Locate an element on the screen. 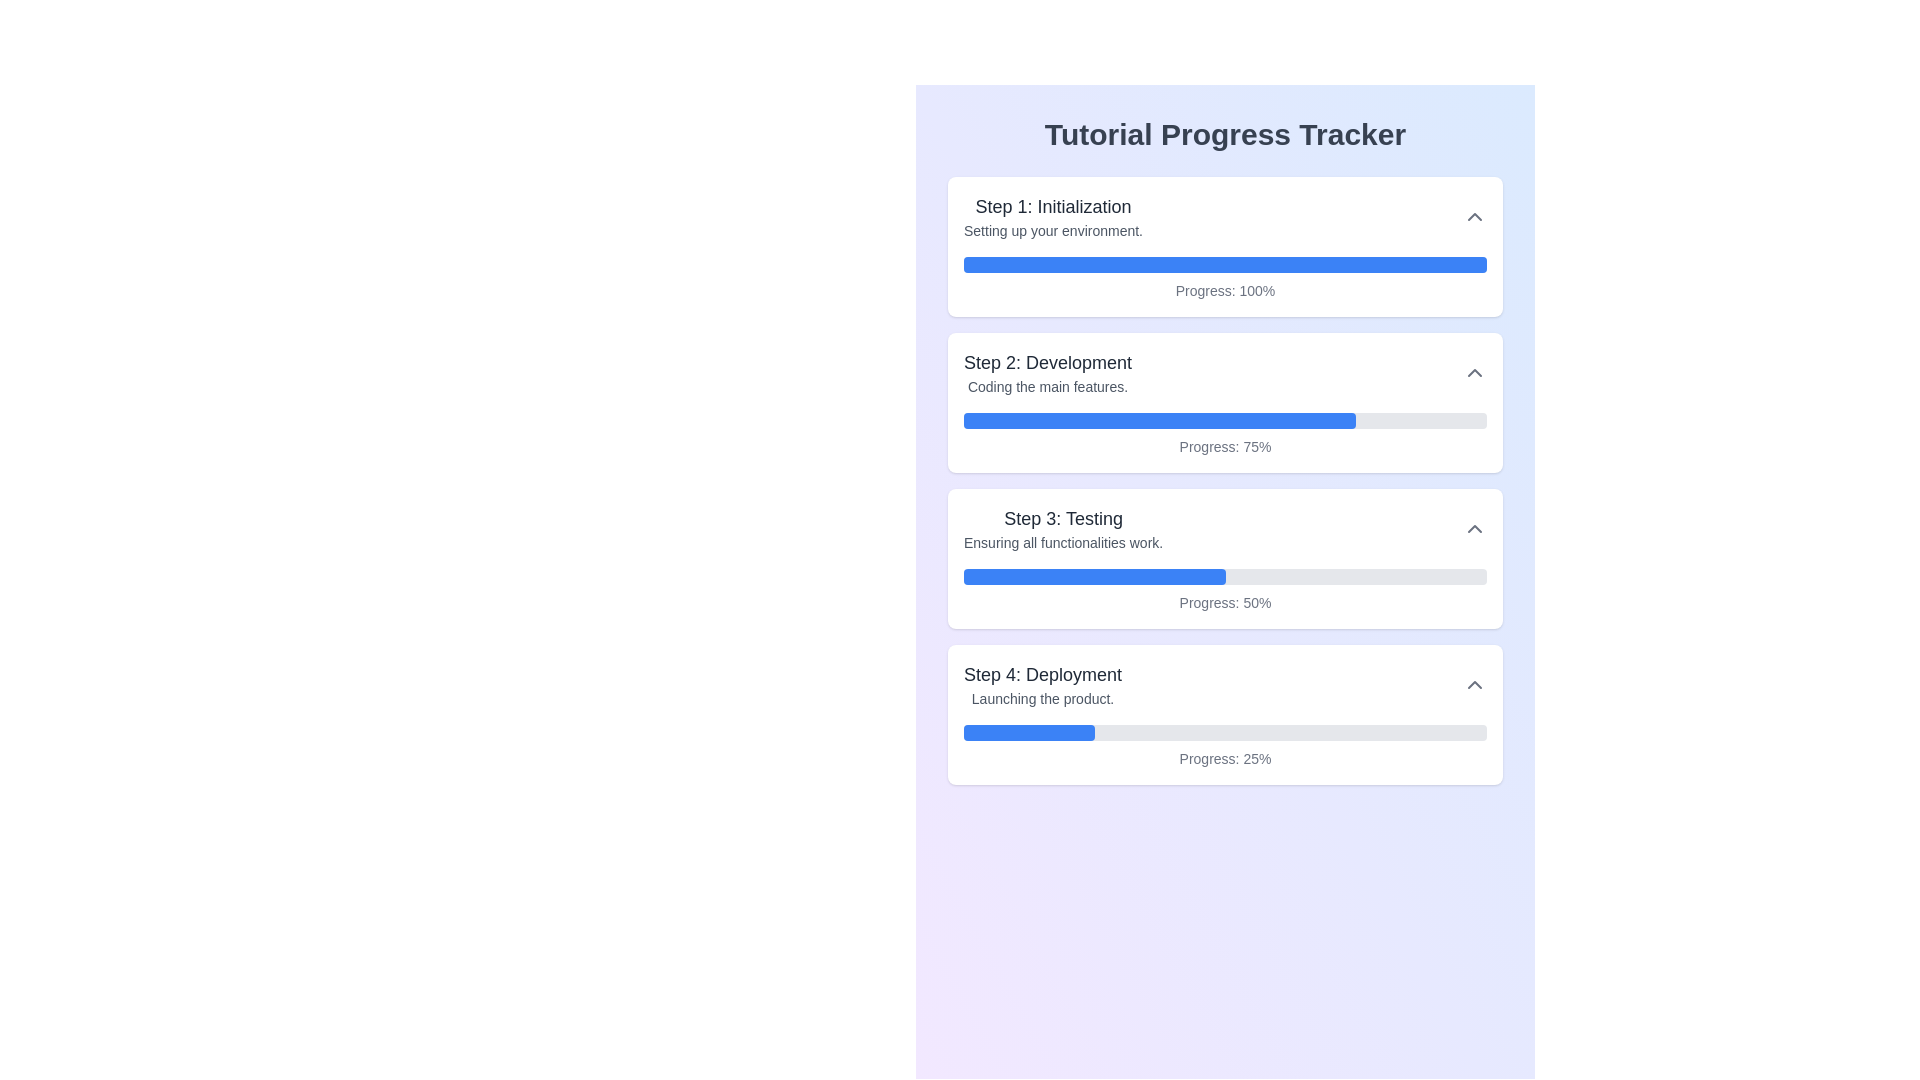 The image size is (1920, 1080). the text label indicating the deployment phase of the tutorial progress tracker, located in the fourth section of the layout is located at coordinates (1042, 675).